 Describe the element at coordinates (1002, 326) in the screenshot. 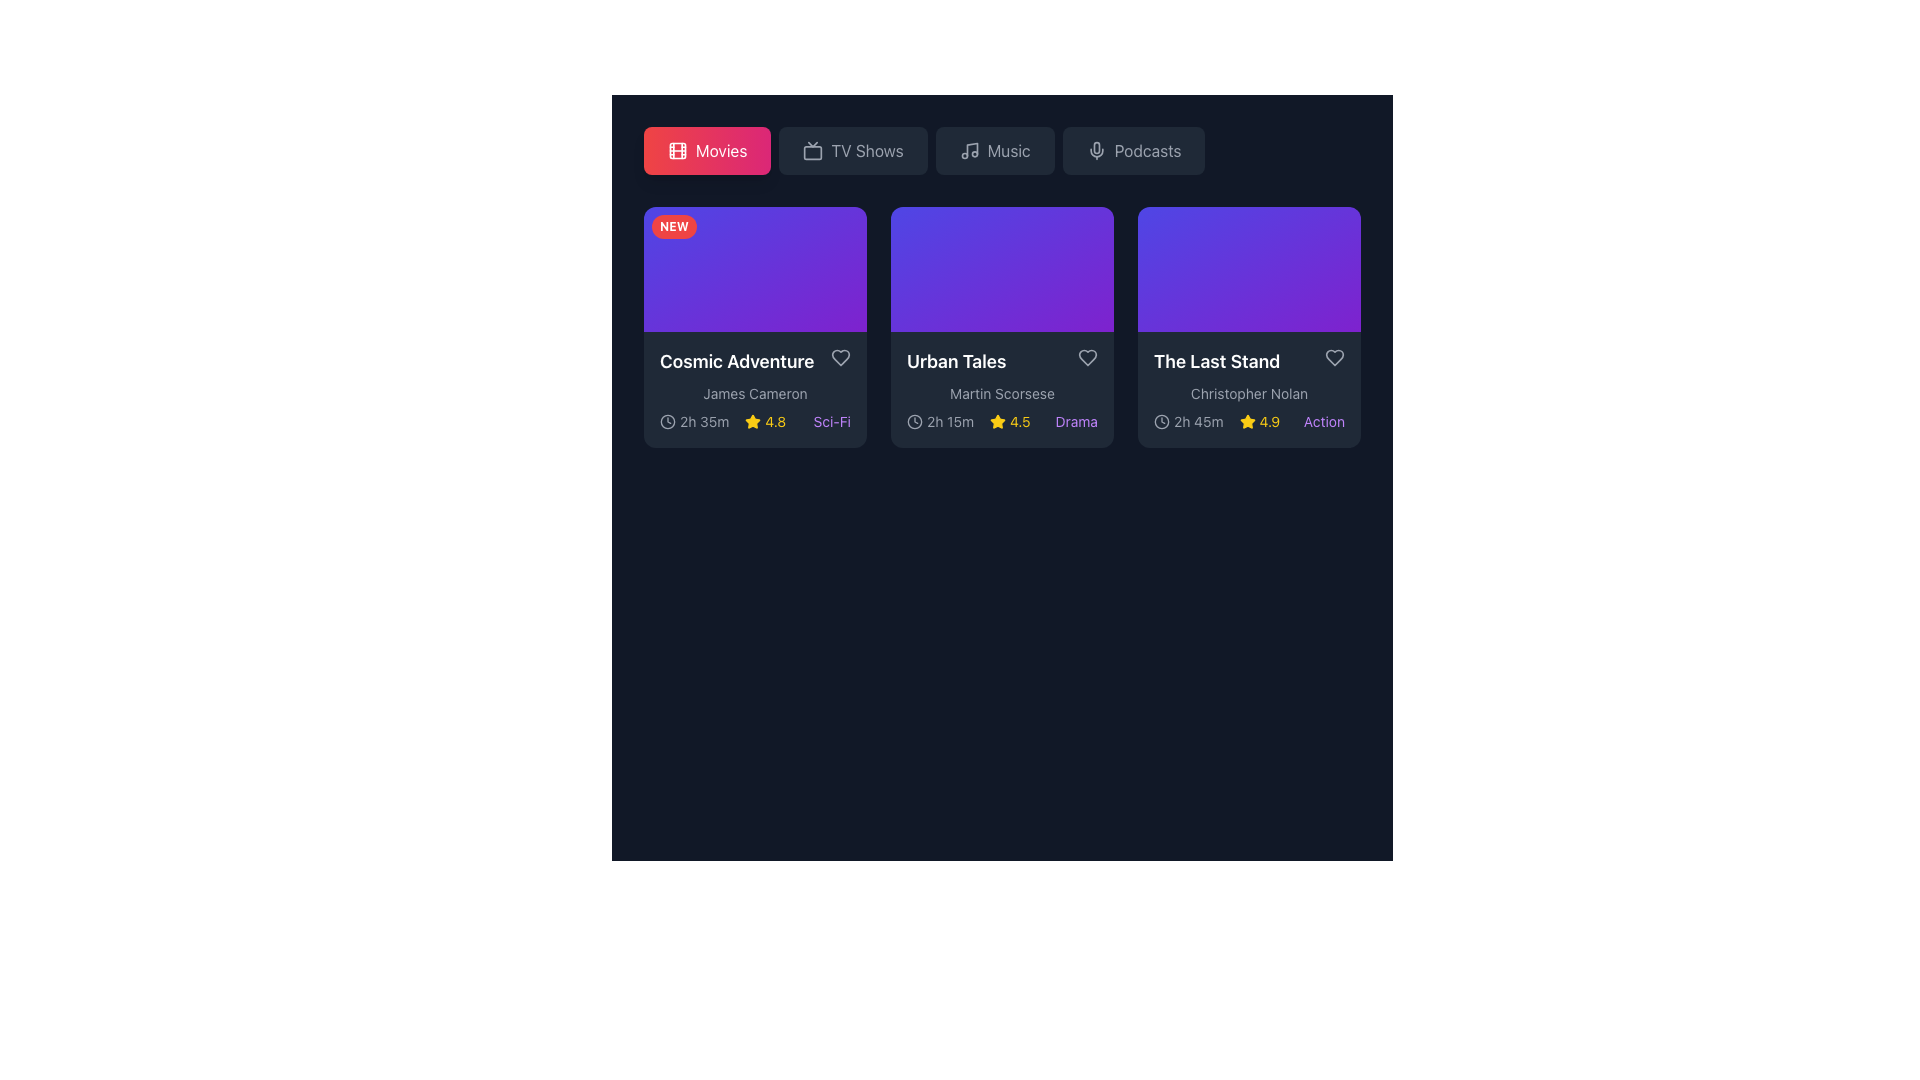

I see `the second card displaying the movie 'Urban Tales' directed by Martin Scorsese, which has a purple gradient background and textual content at the bottom` at that location.